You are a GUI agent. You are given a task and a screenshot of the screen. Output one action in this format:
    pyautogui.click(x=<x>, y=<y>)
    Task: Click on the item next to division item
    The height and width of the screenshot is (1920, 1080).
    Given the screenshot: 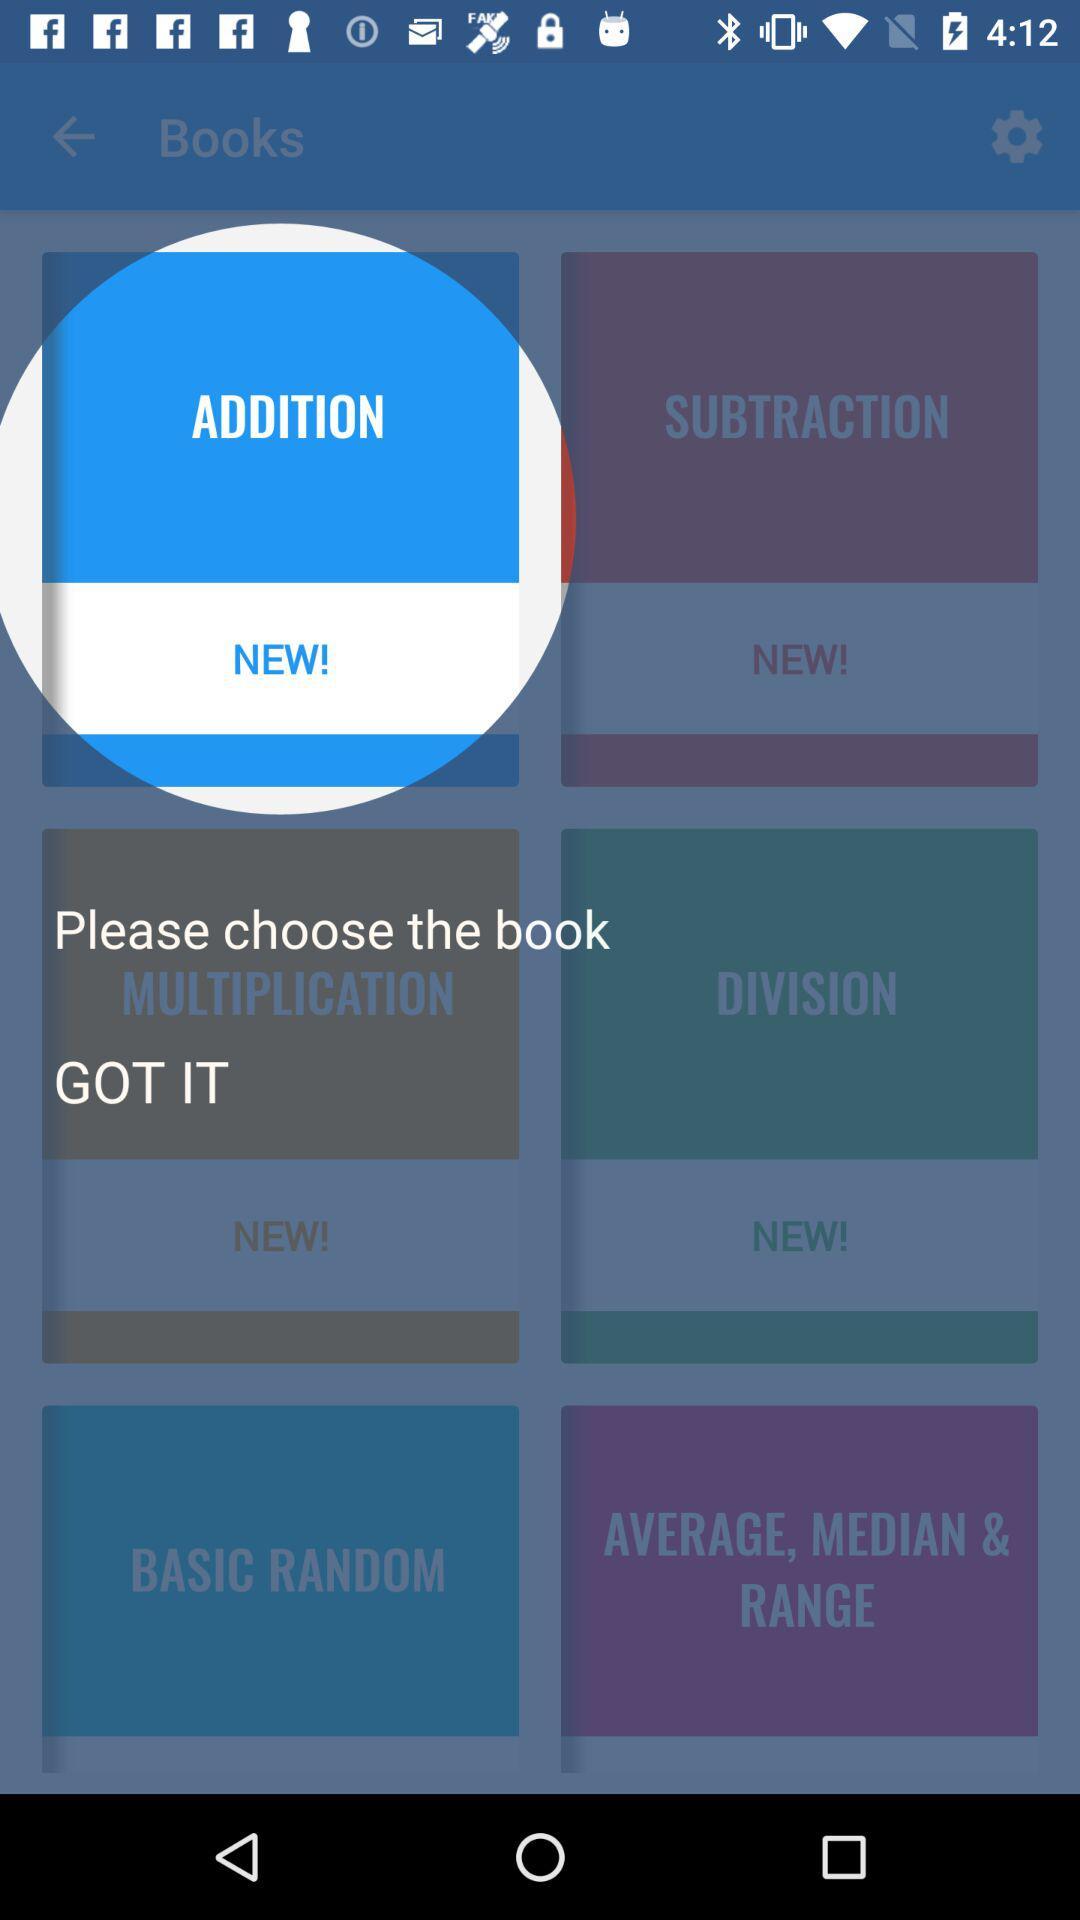 What is the action you would take?
    pyautogui.click(x=140, y=1079)
    